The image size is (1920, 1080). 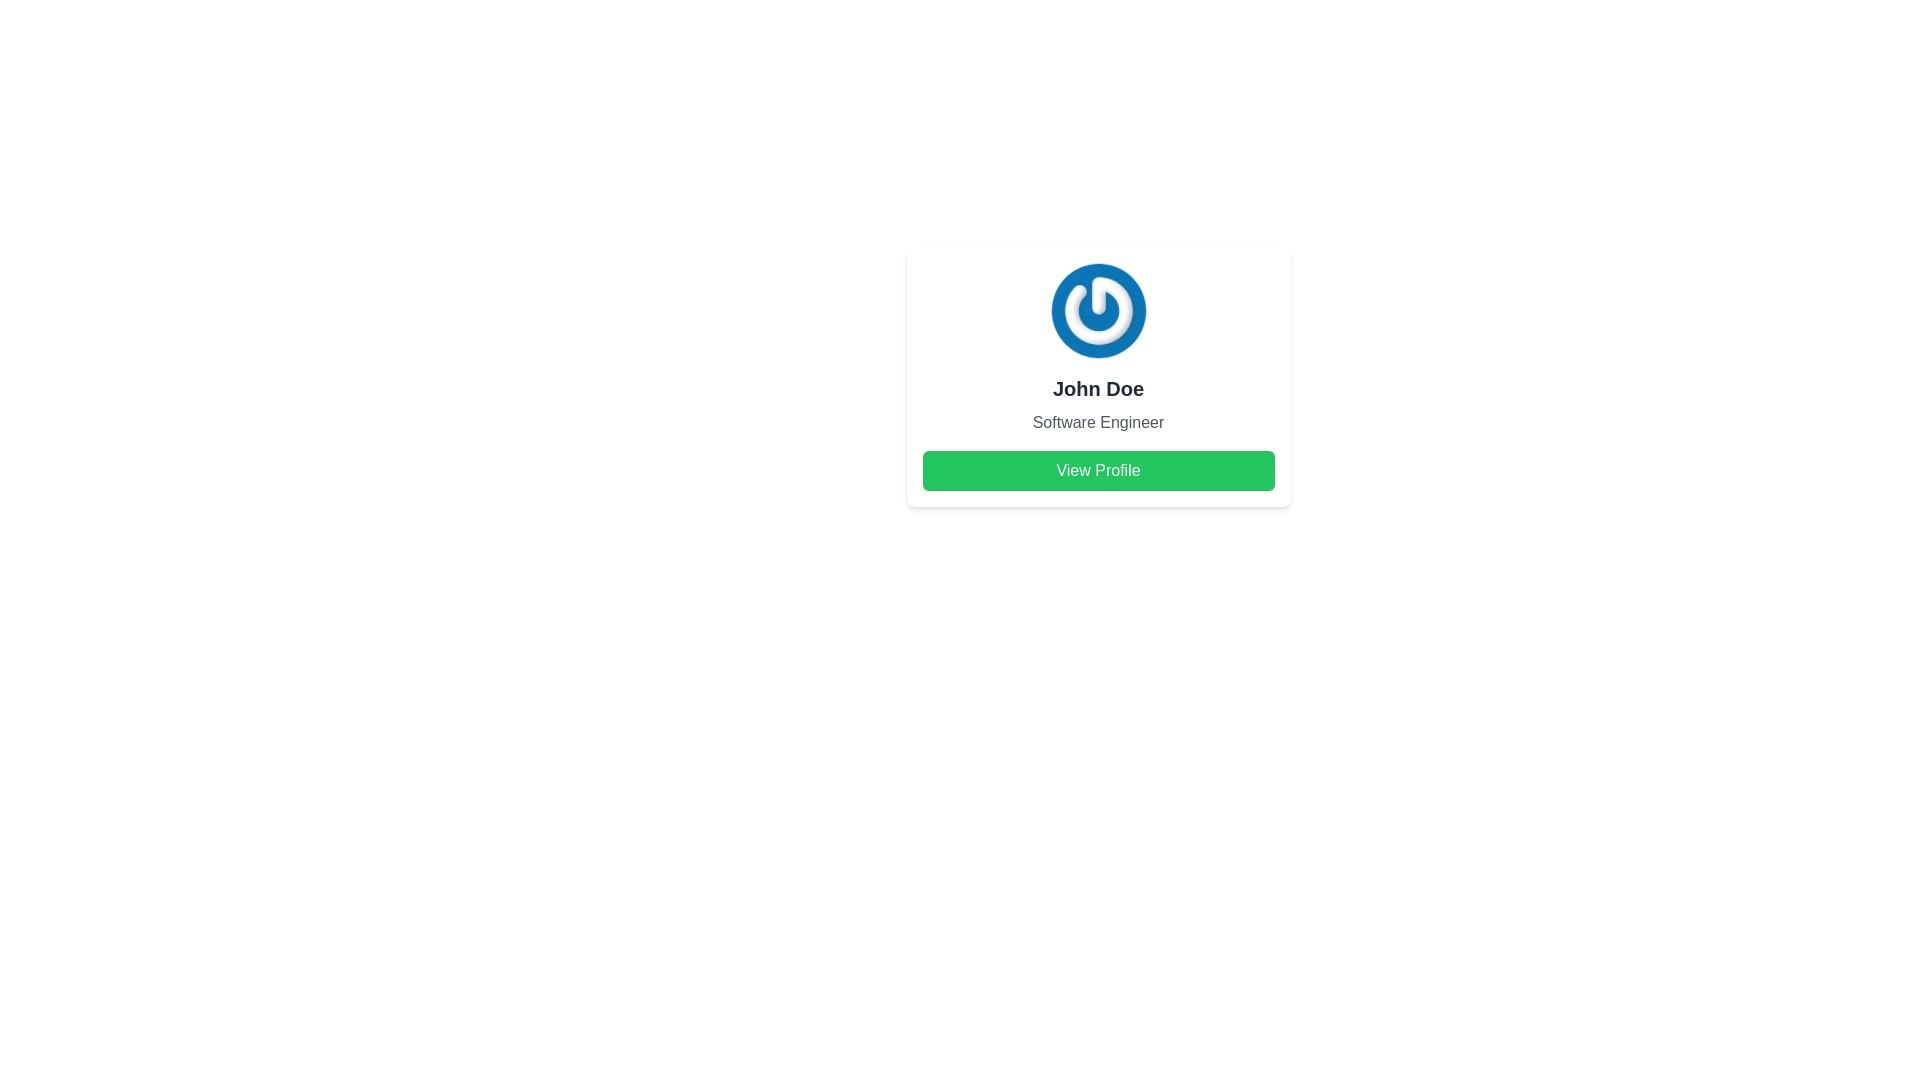 What do you see at coordinates (1097, 377) in the screenshot?
I see `the user profile card featuring the name 'John Doe' and the 'View Profile' button at the bottom` at bounding box center [1097, 377].